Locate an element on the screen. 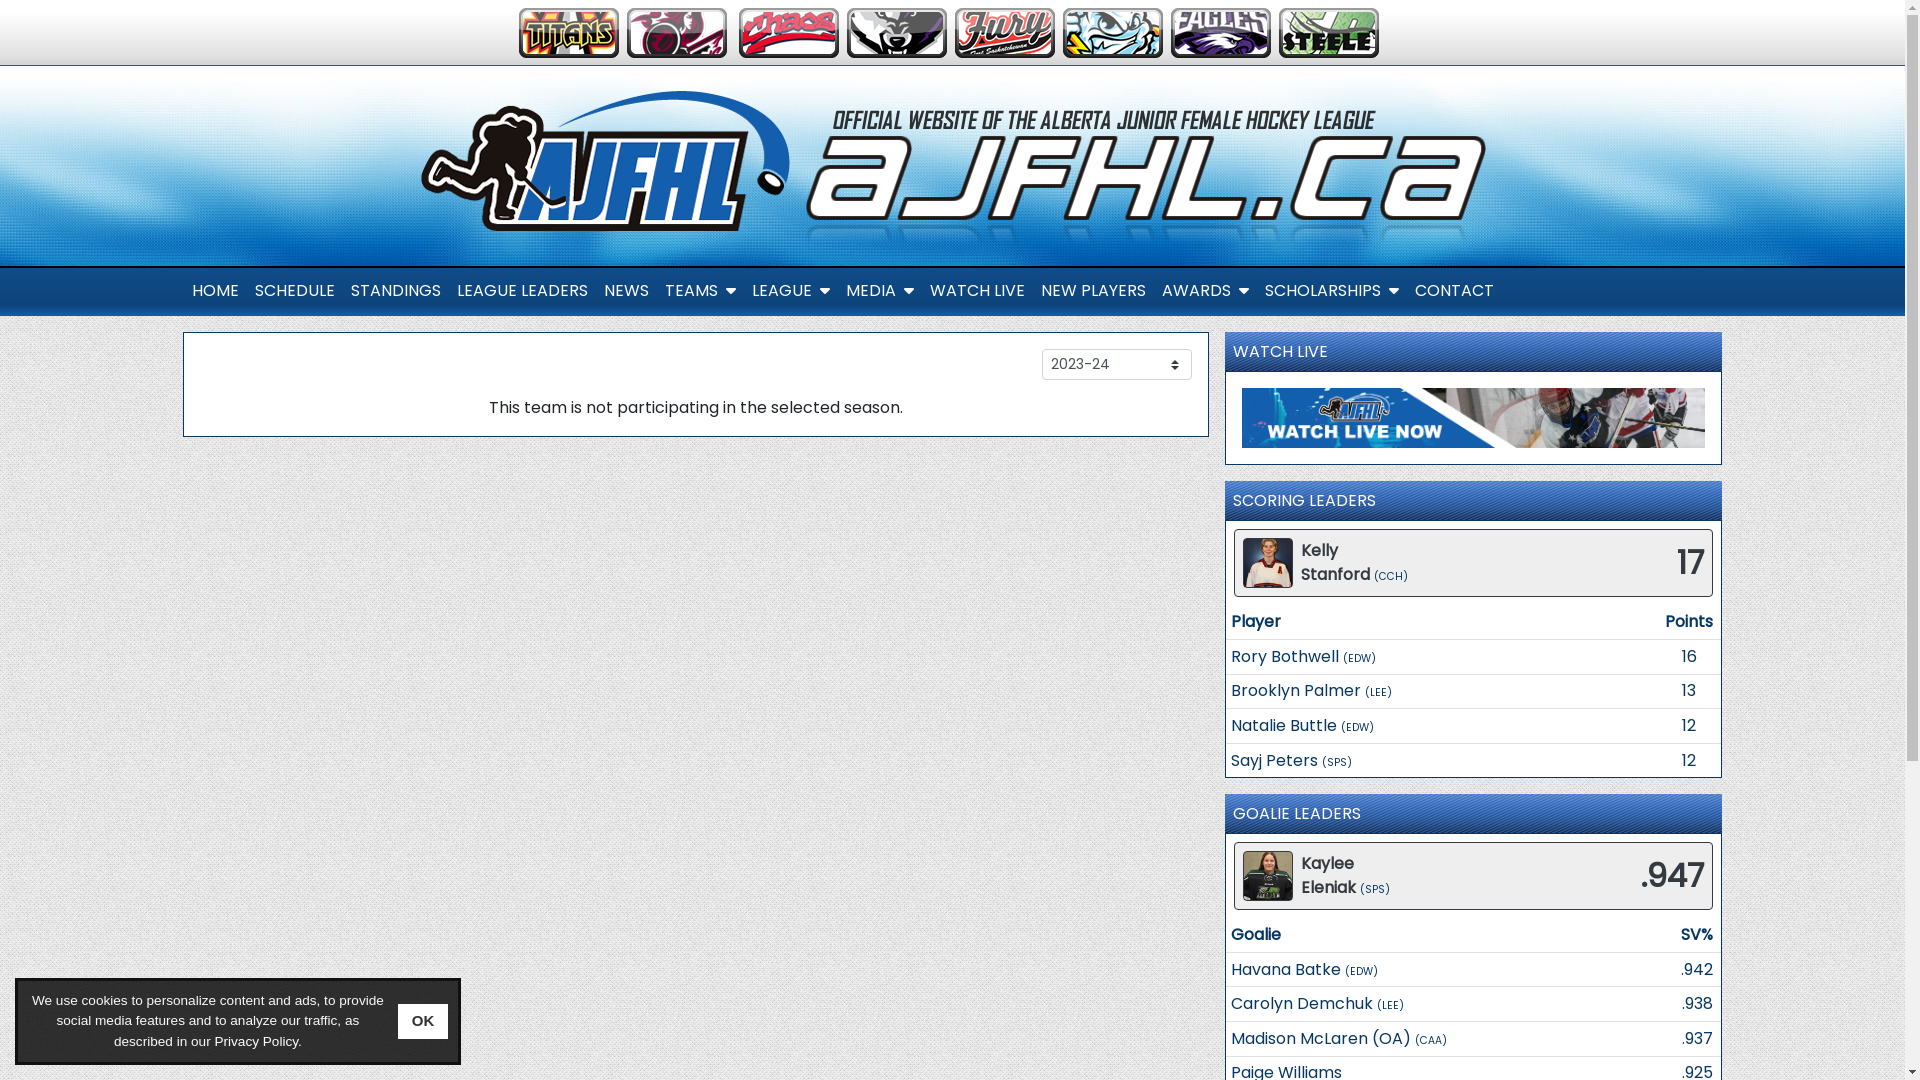 The image size is (1920, 1080). 'TEAMS' is located at coordinates (699, 290).